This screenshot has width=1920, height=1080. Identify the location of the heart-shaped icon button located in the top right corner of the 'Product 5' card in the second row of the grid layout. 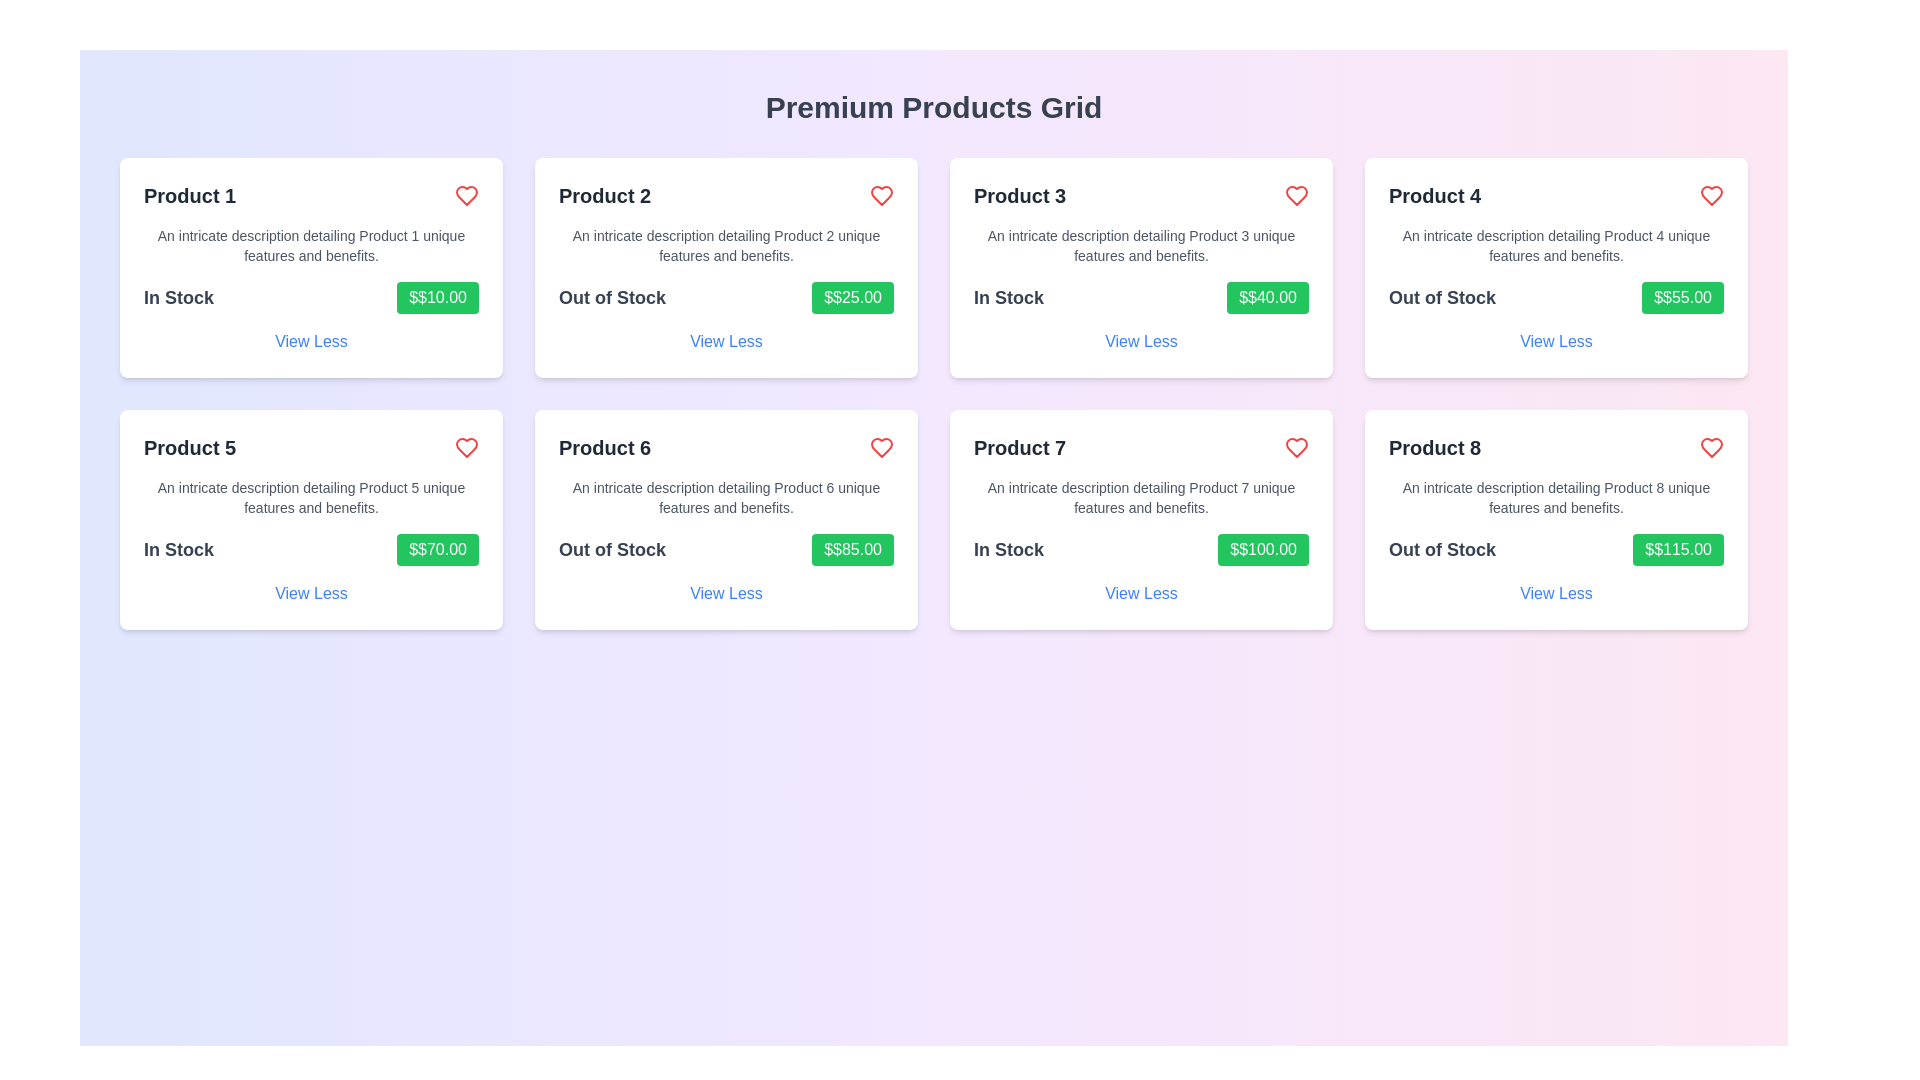
(465, 446).